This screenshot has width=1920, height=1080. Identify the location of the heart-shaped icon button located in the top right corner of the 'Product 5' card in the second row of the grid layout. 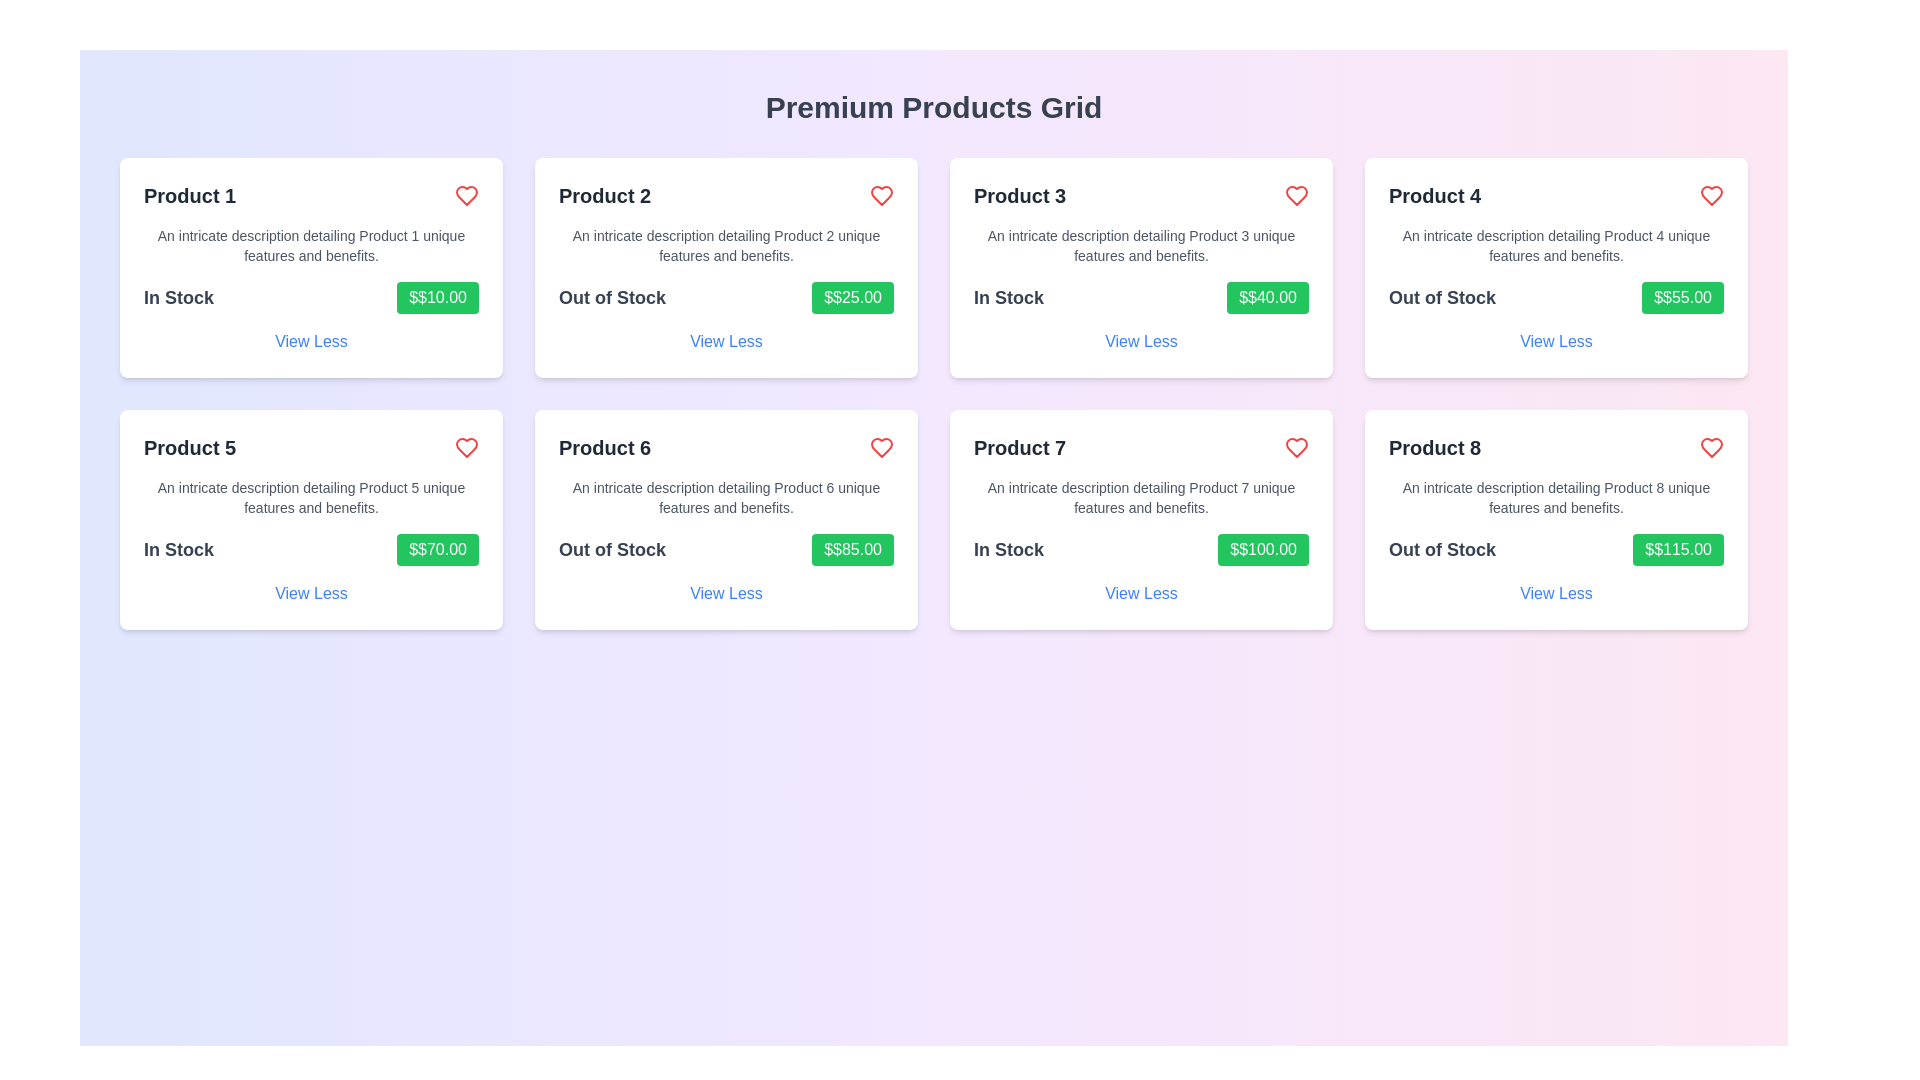
(465, 446).